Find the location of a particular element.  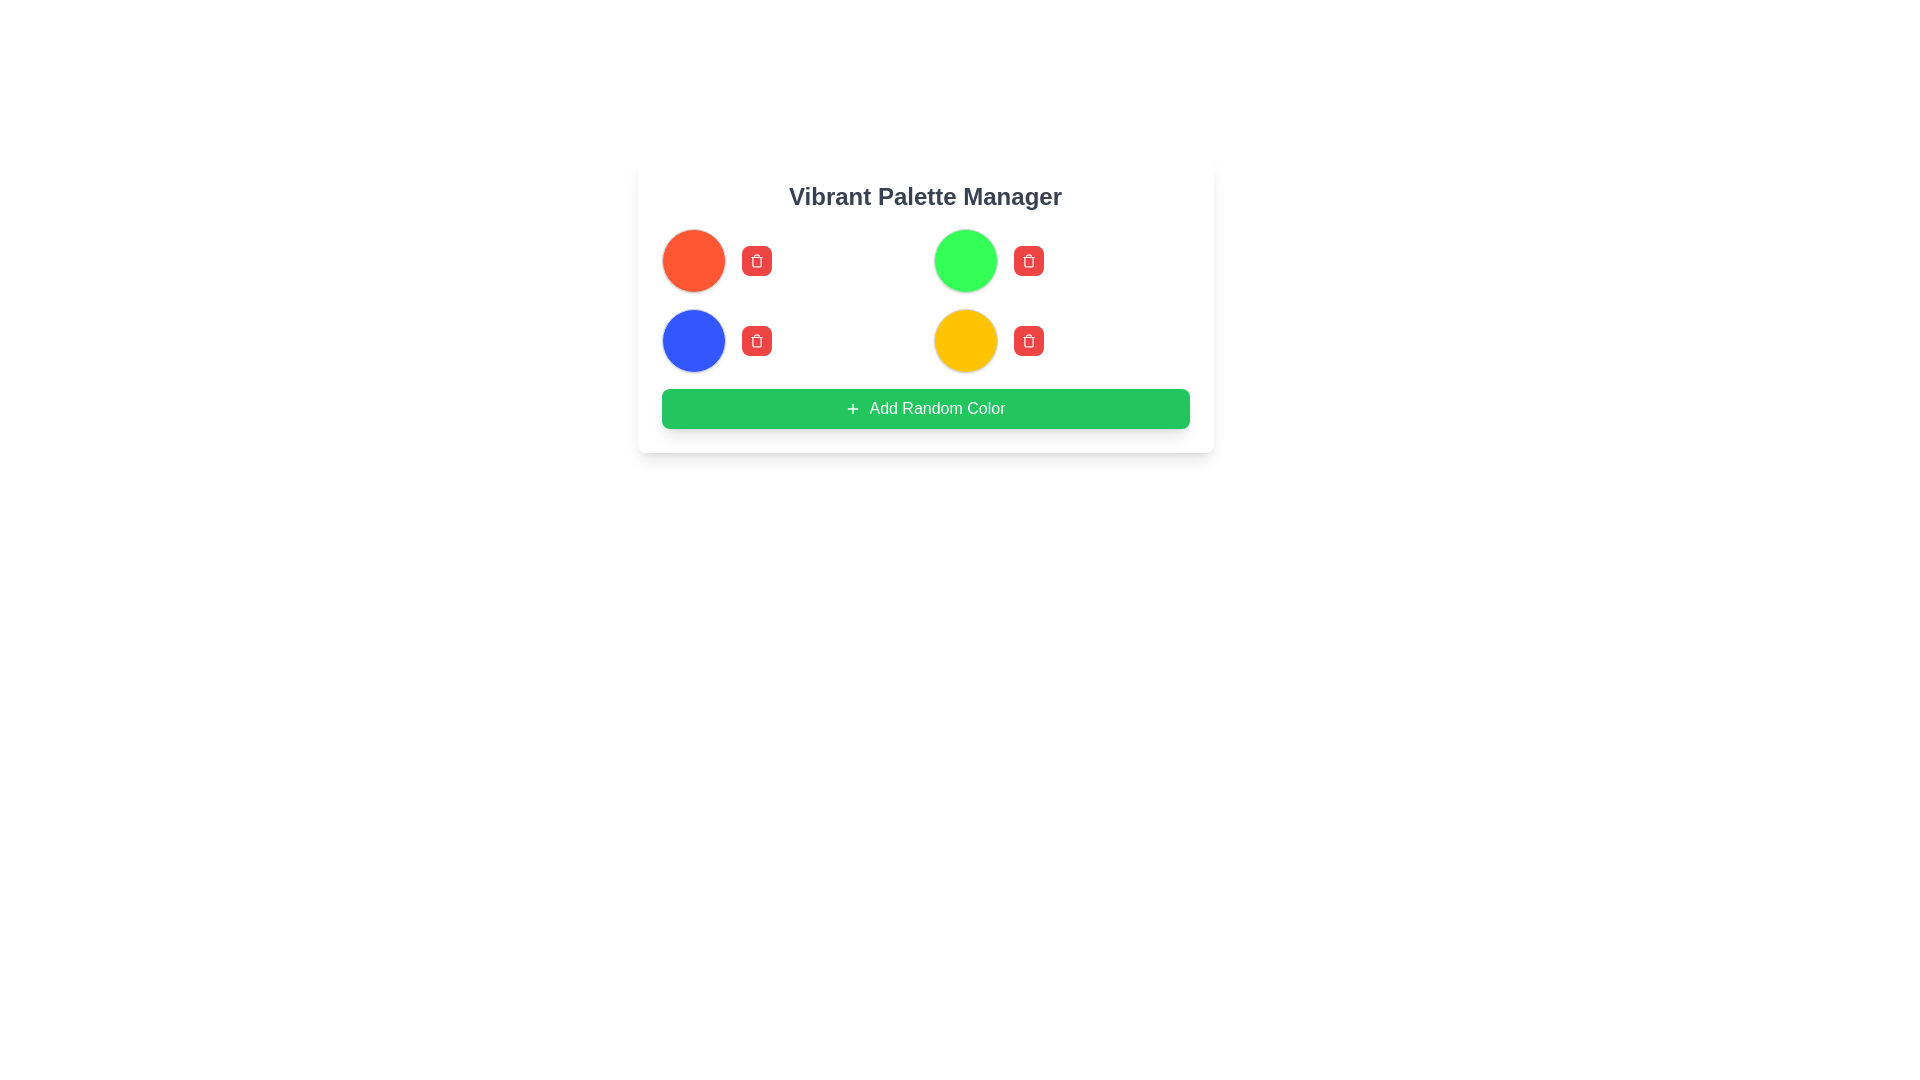

the delete button located under the 'Vibrant Palette Manager', positioned to the right of the orange circular element is located at coordinates (755, 260).